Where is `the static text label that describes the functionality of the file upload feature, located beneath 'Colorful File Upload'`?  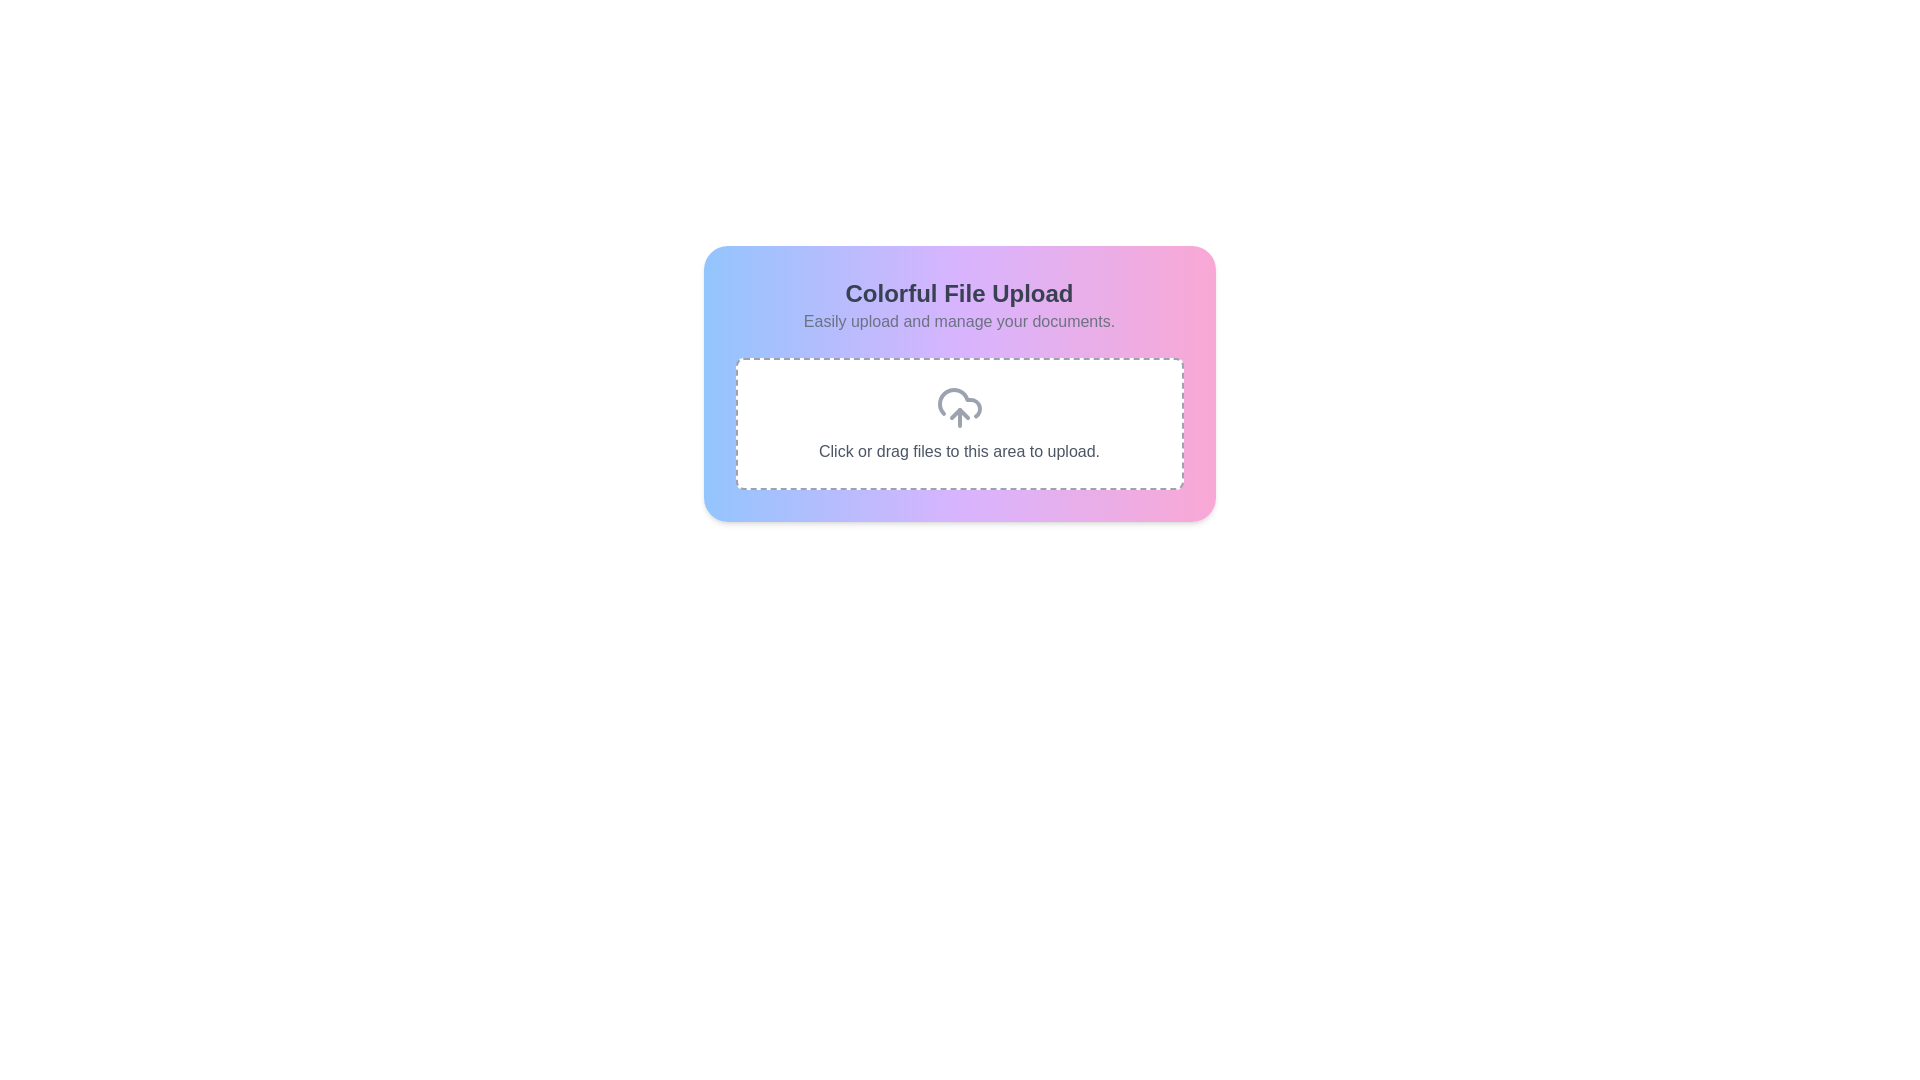 the static text label that describes the functionality of the file upload feature, located beneath 'Colorful File Upload' is located at coordinates (958, 320).